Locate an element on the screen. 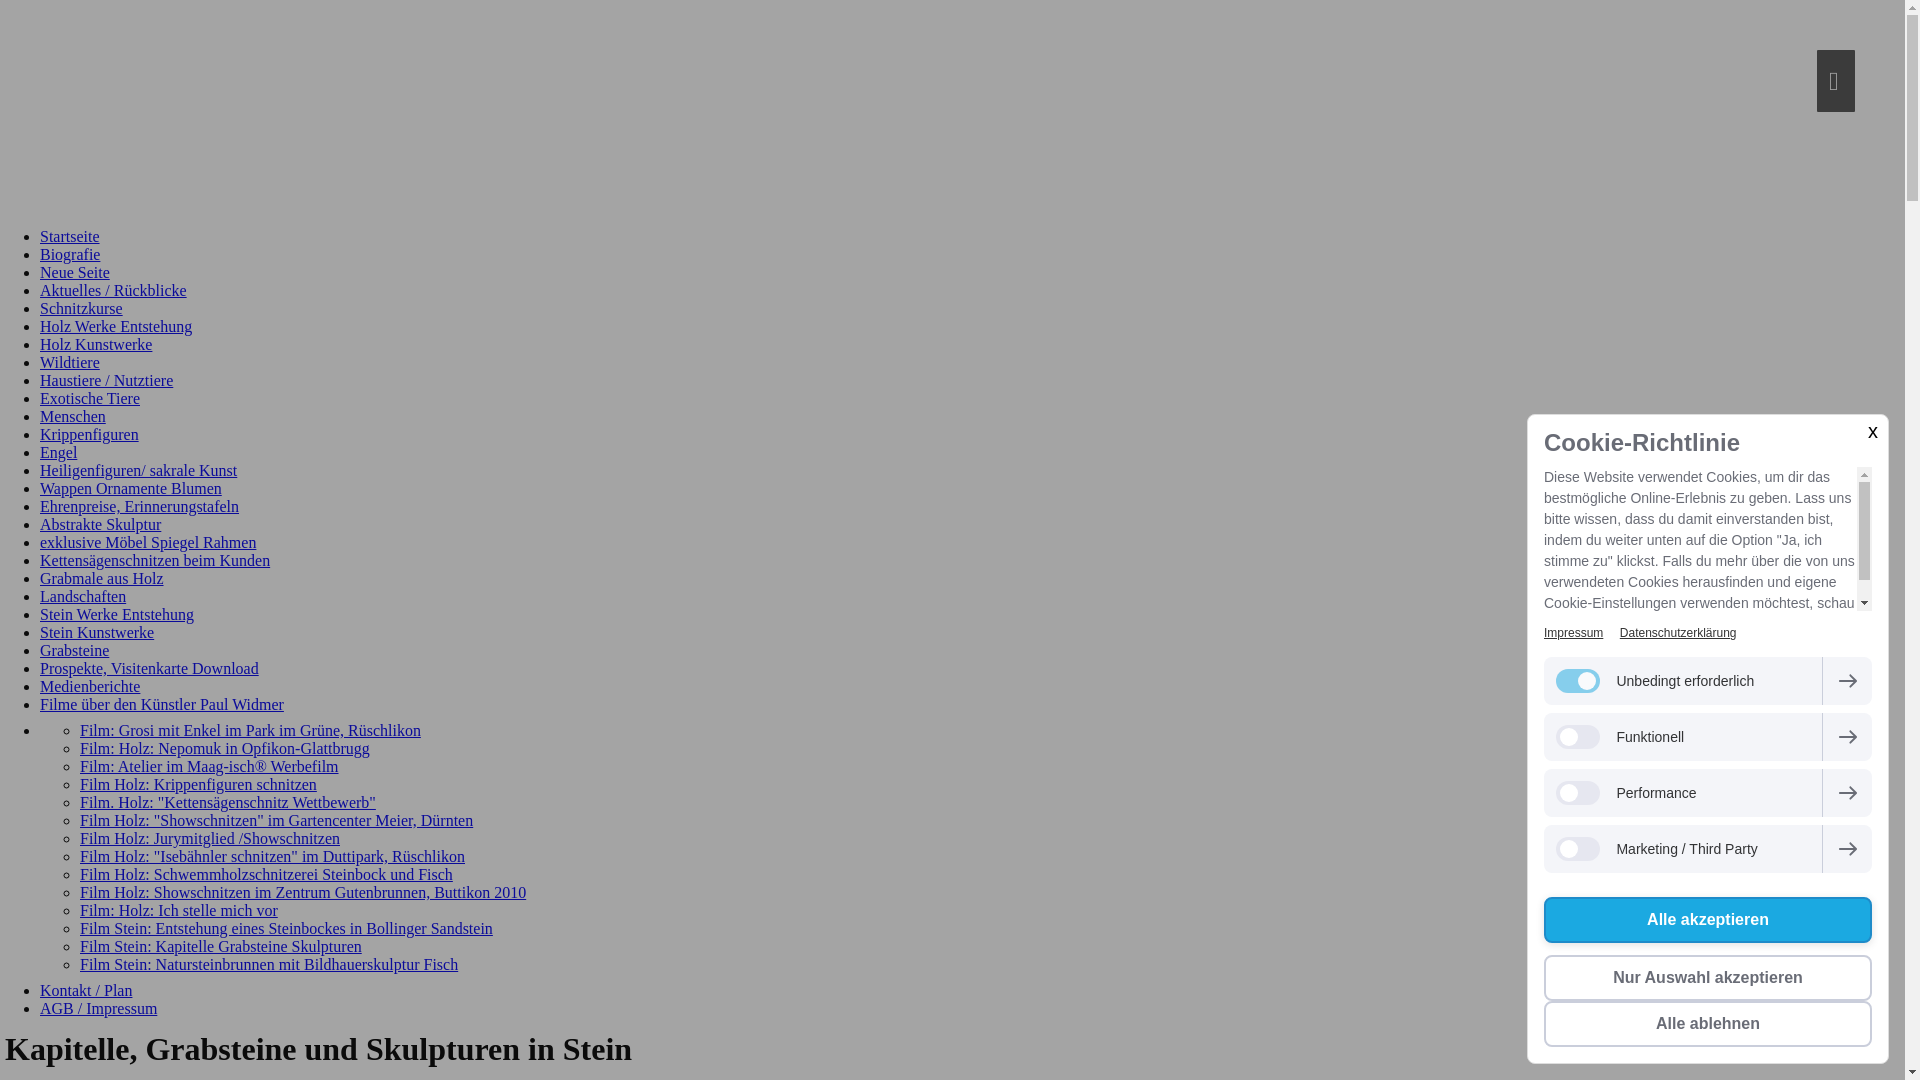 This screenshot has width=1920, height=1080. 'Abstrakte Skulptur' is located at coordinates (99, 523).